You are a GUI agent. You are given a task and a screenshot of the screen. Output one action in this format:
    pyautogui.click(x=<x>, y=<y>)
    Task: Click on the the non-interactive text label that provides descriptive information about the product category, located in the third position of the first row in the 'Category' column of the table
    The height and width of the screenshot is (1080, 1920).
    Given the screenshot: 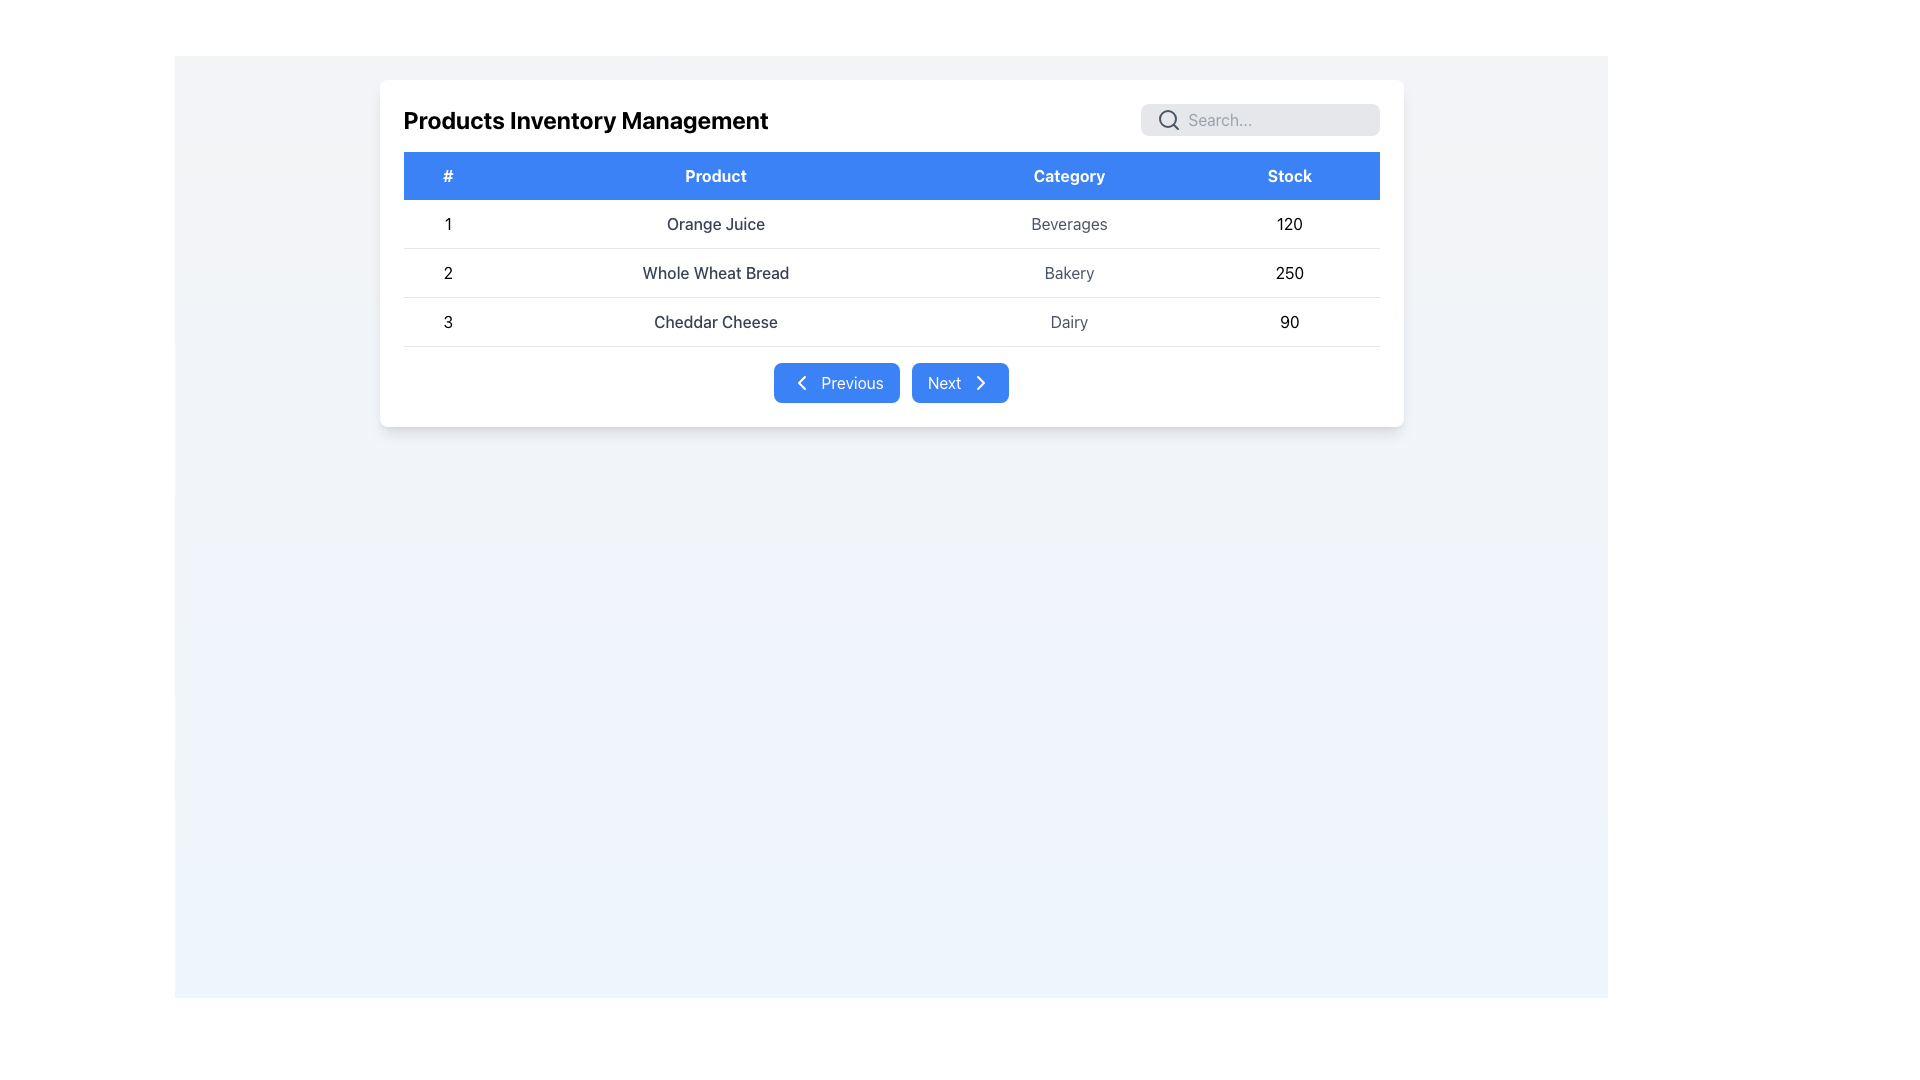 What is the action you would take?
    pyautogui.click(x=1068, y=224)
    